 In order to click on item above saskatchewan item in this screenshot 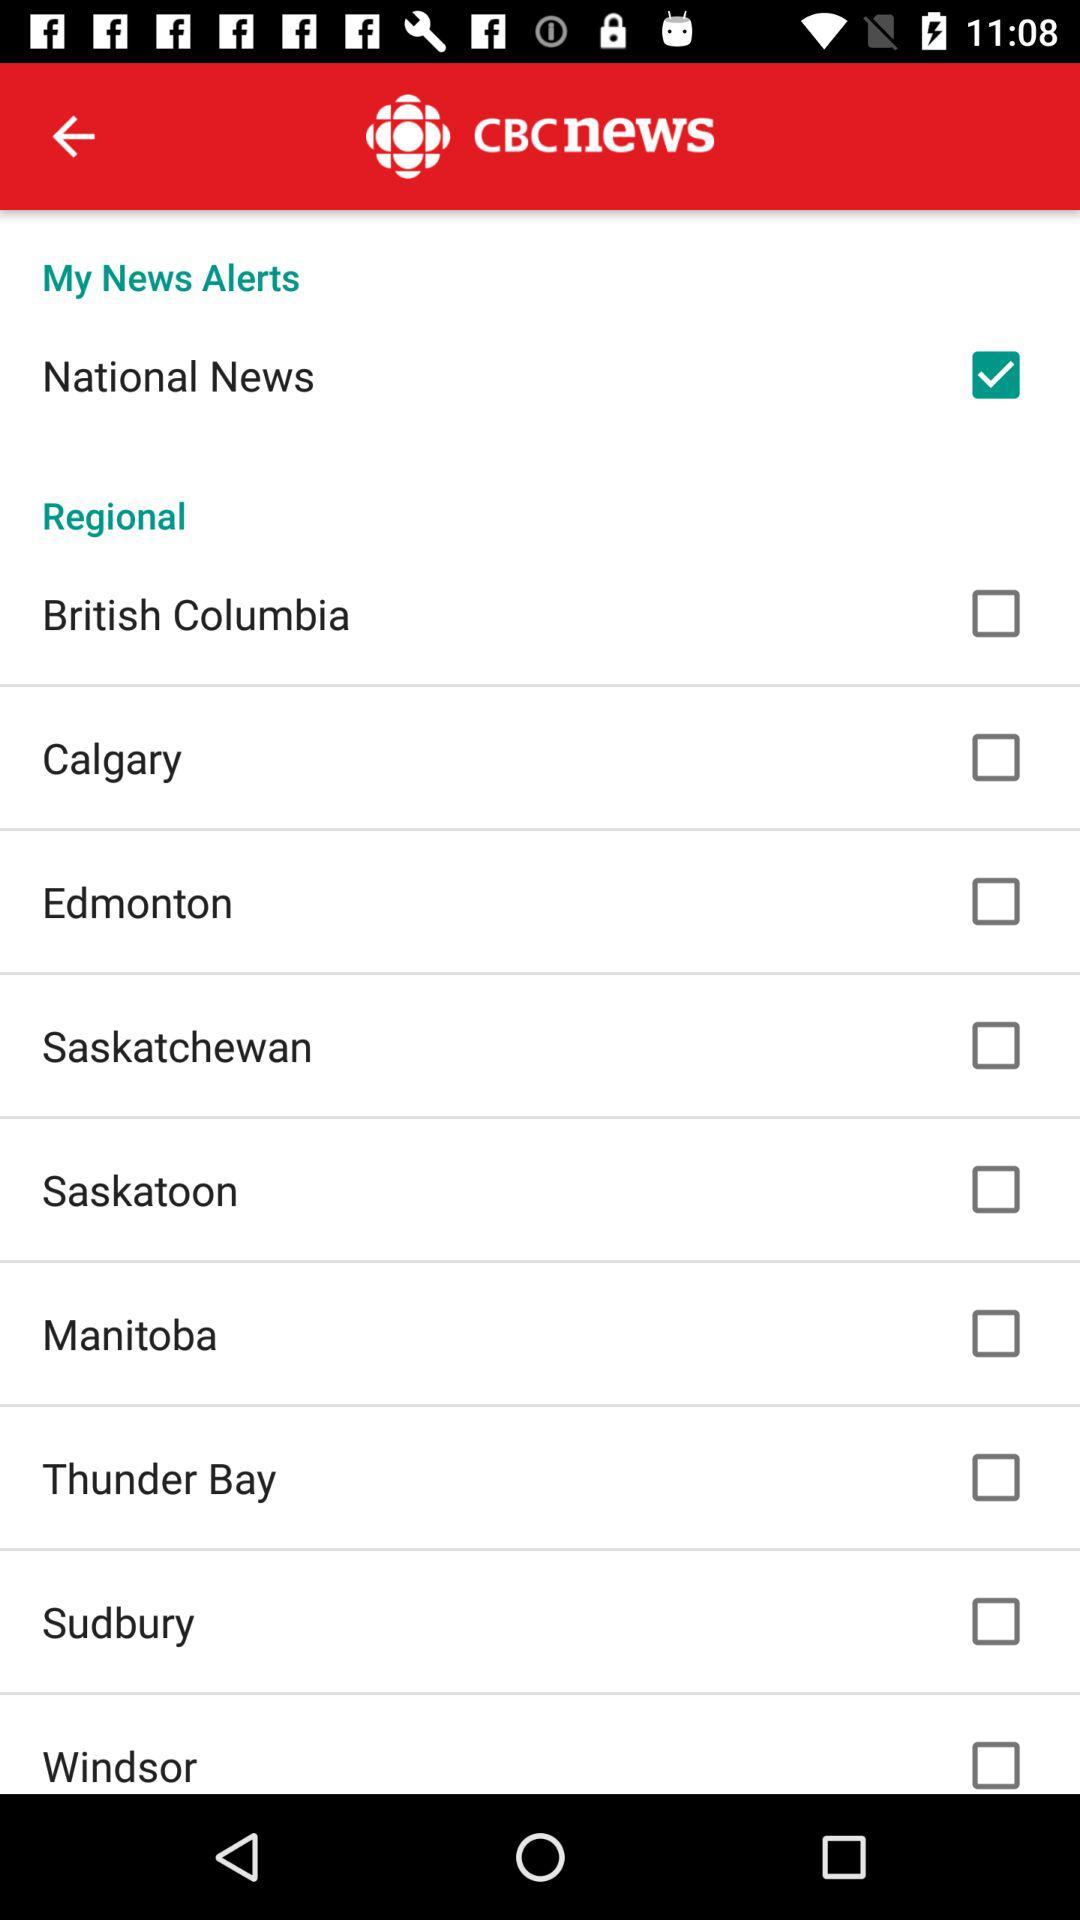, I will do `click(136, 900)`.